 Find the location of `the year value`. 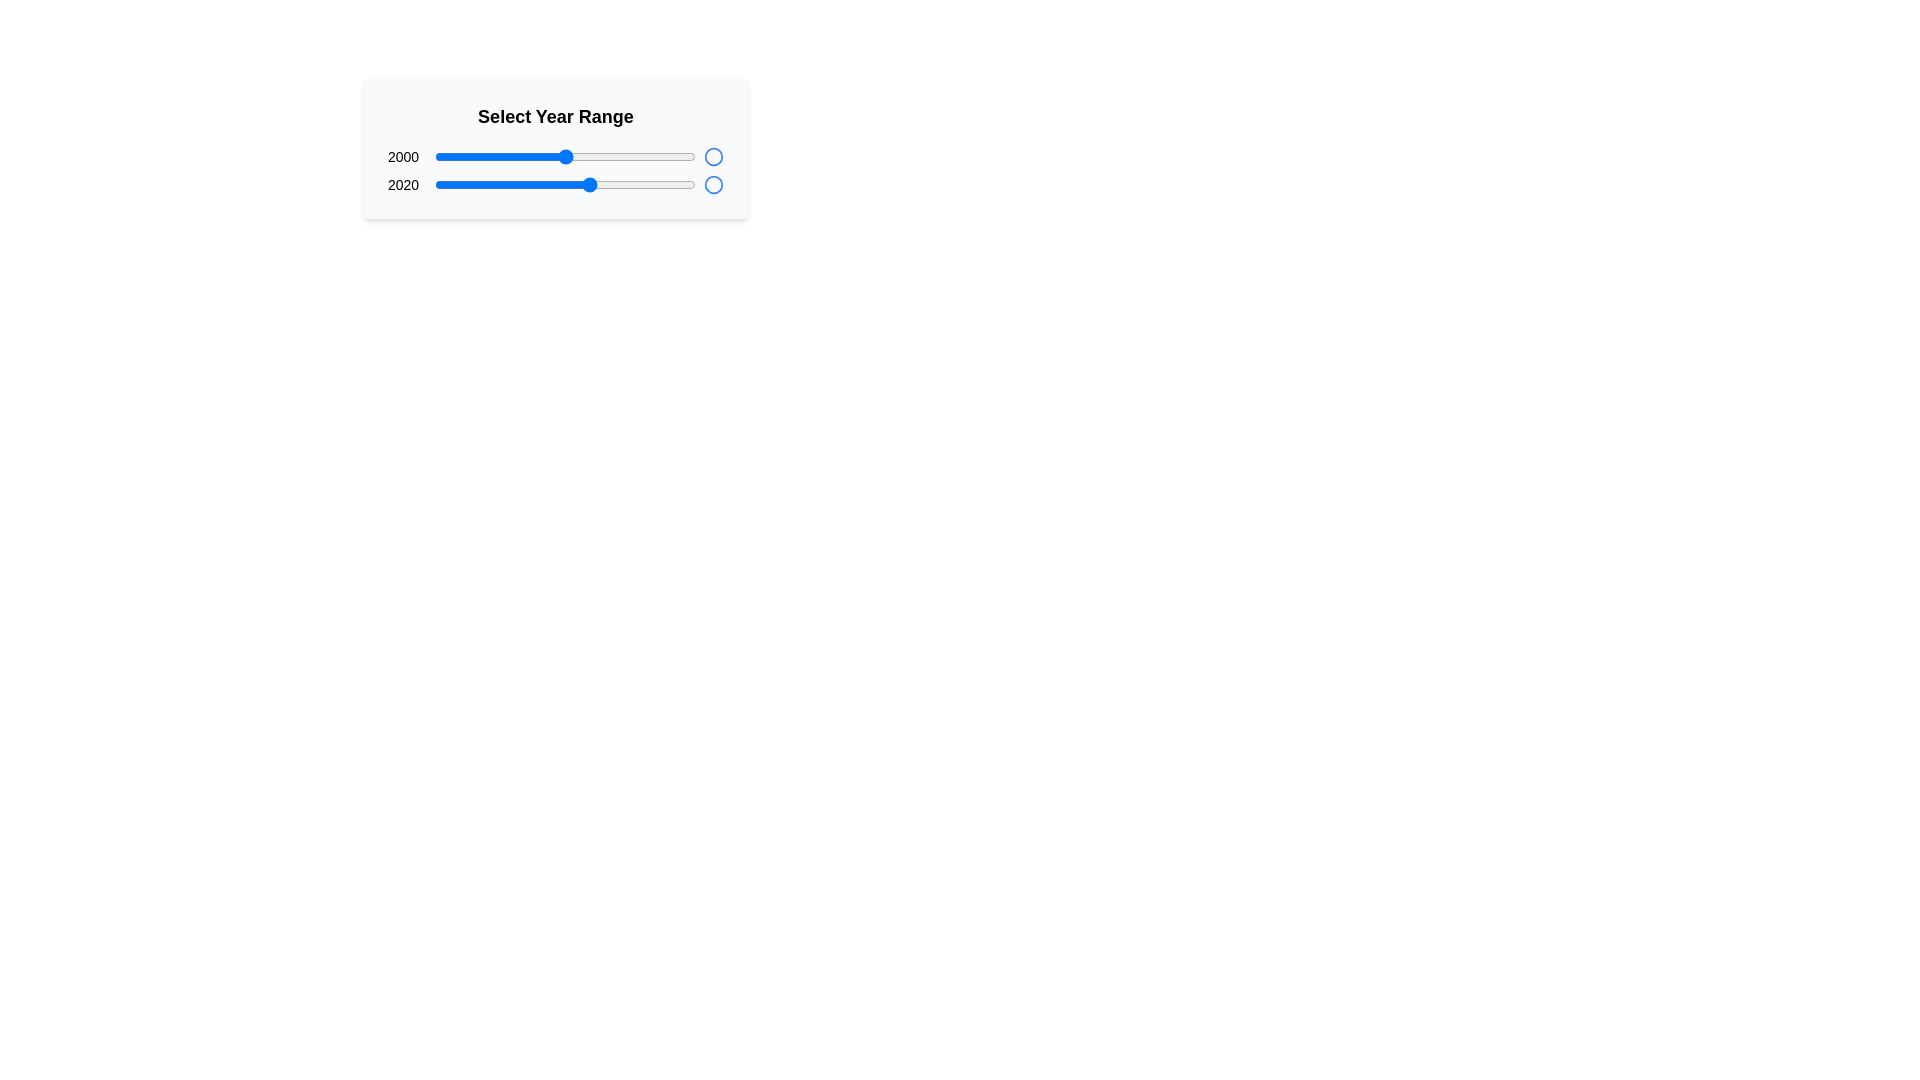

the year value is located at coordinates (656, 185).